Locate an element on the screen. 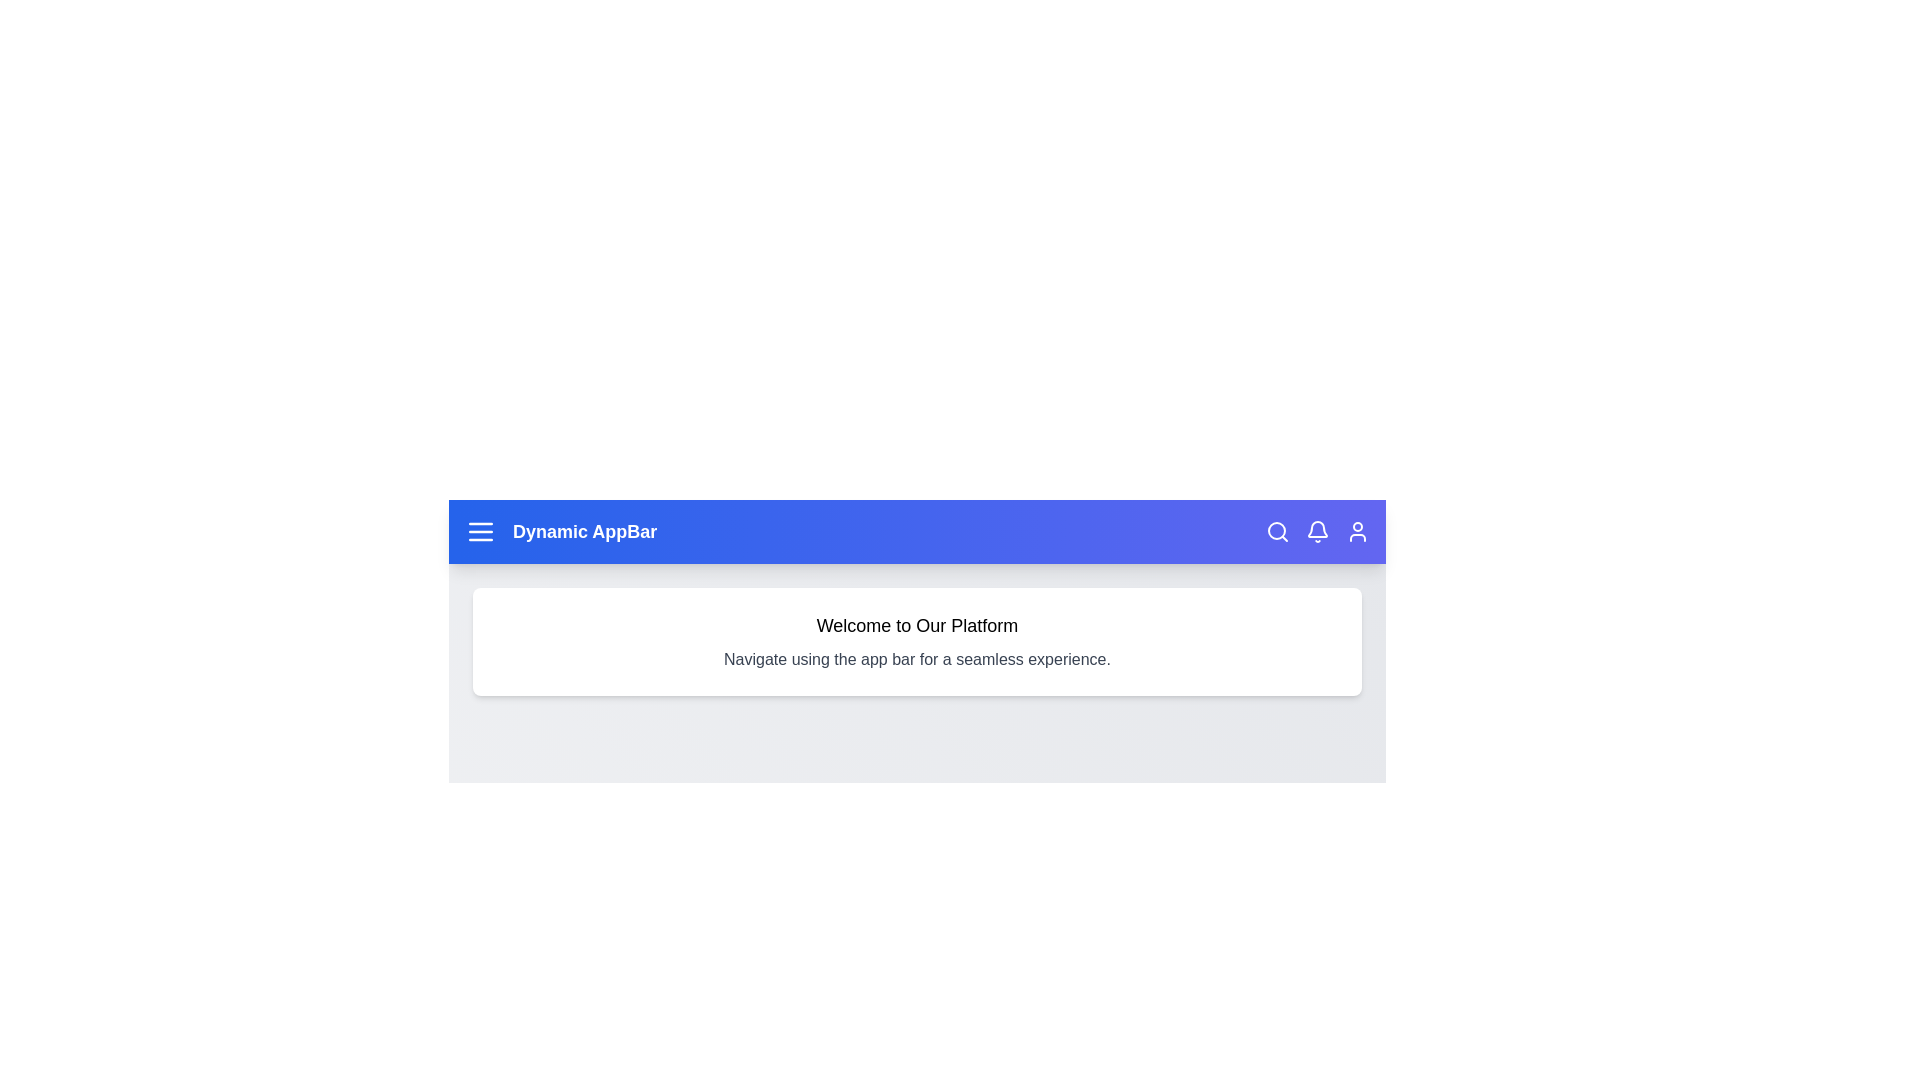 The height and width of the screenshot is (1080, 1920). the 'User' icon to interact with it is located at coordinates (1358, 531).